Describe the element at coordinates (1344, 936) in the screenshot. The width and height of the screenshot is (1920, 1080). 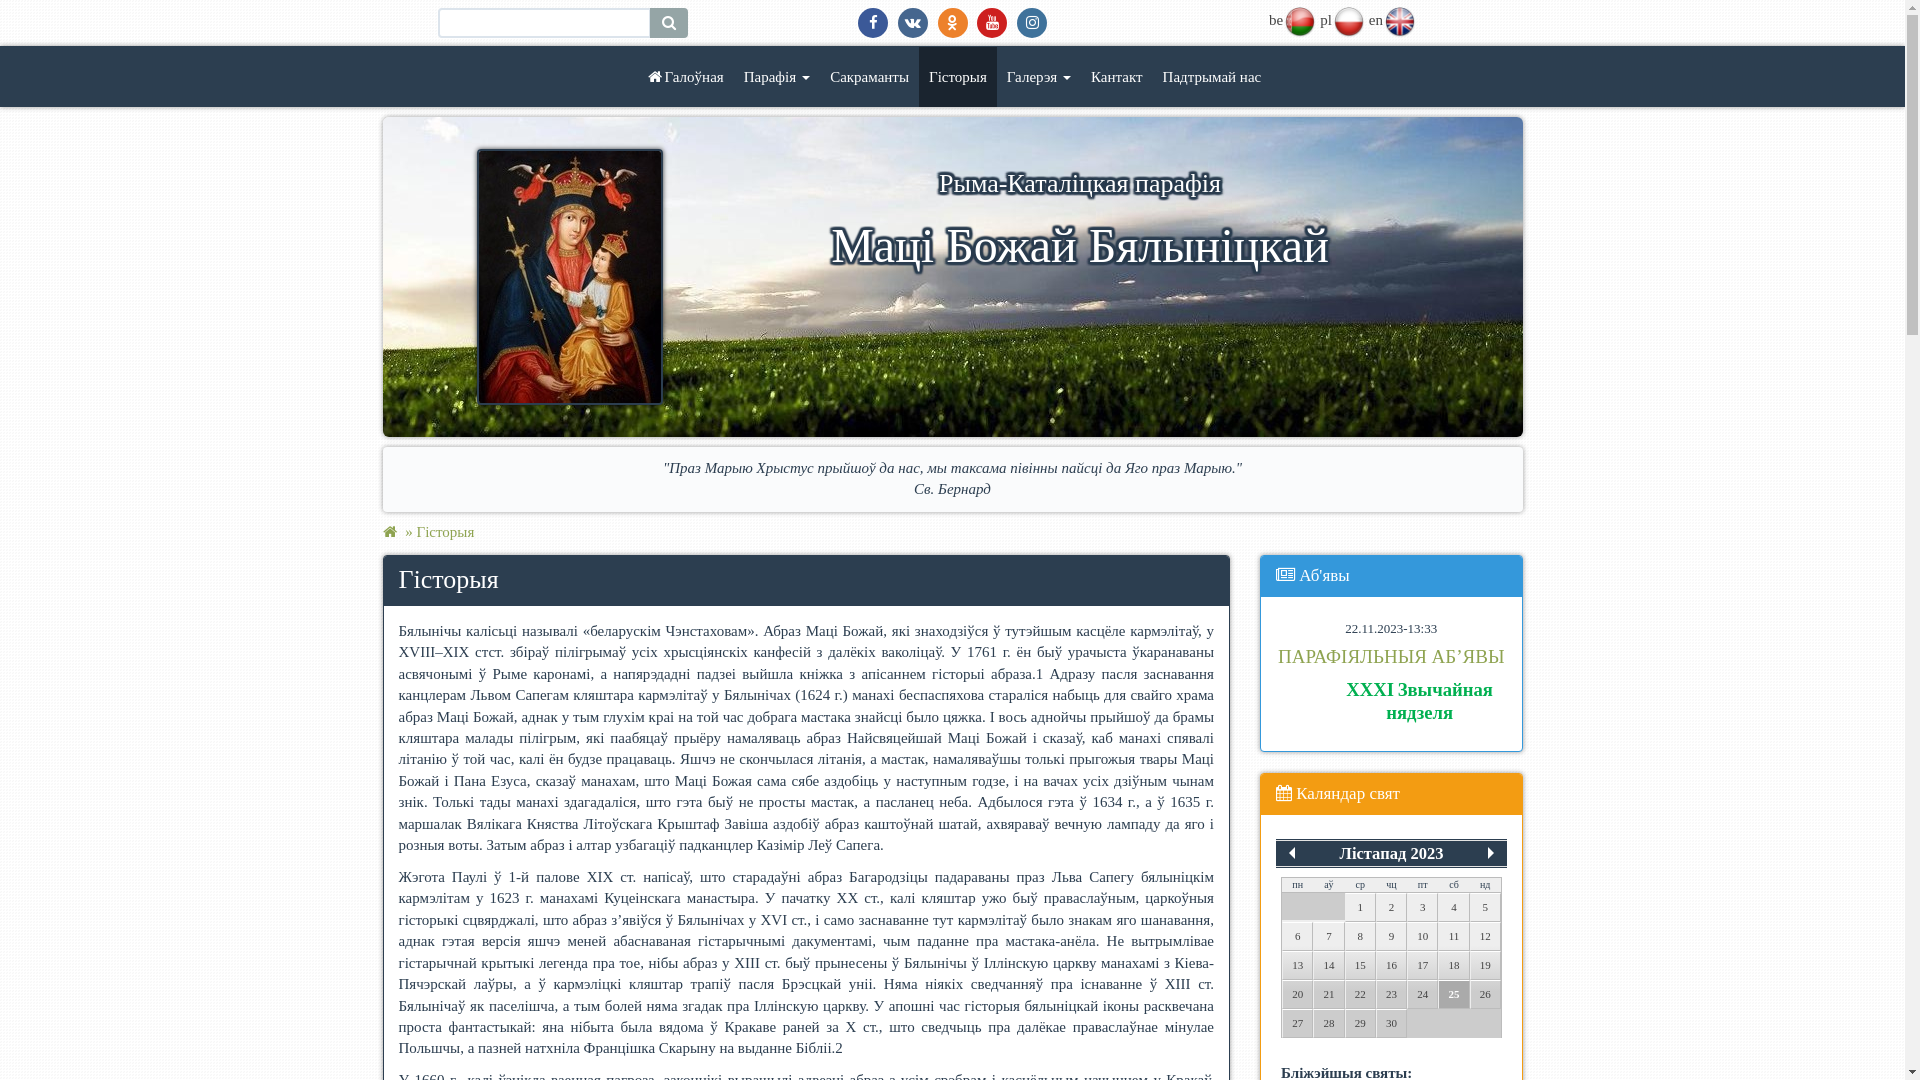
I see `'8'` at that location.